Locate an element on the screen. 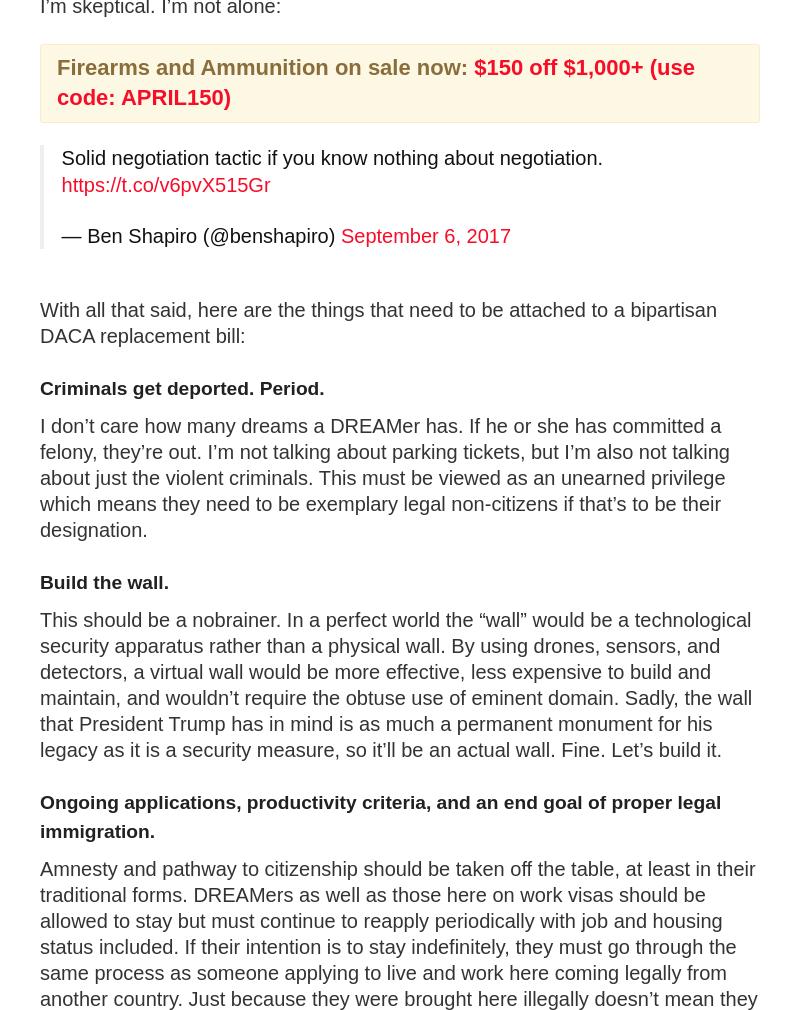  'September 6, 2017' is located at coordinates (425, 235).